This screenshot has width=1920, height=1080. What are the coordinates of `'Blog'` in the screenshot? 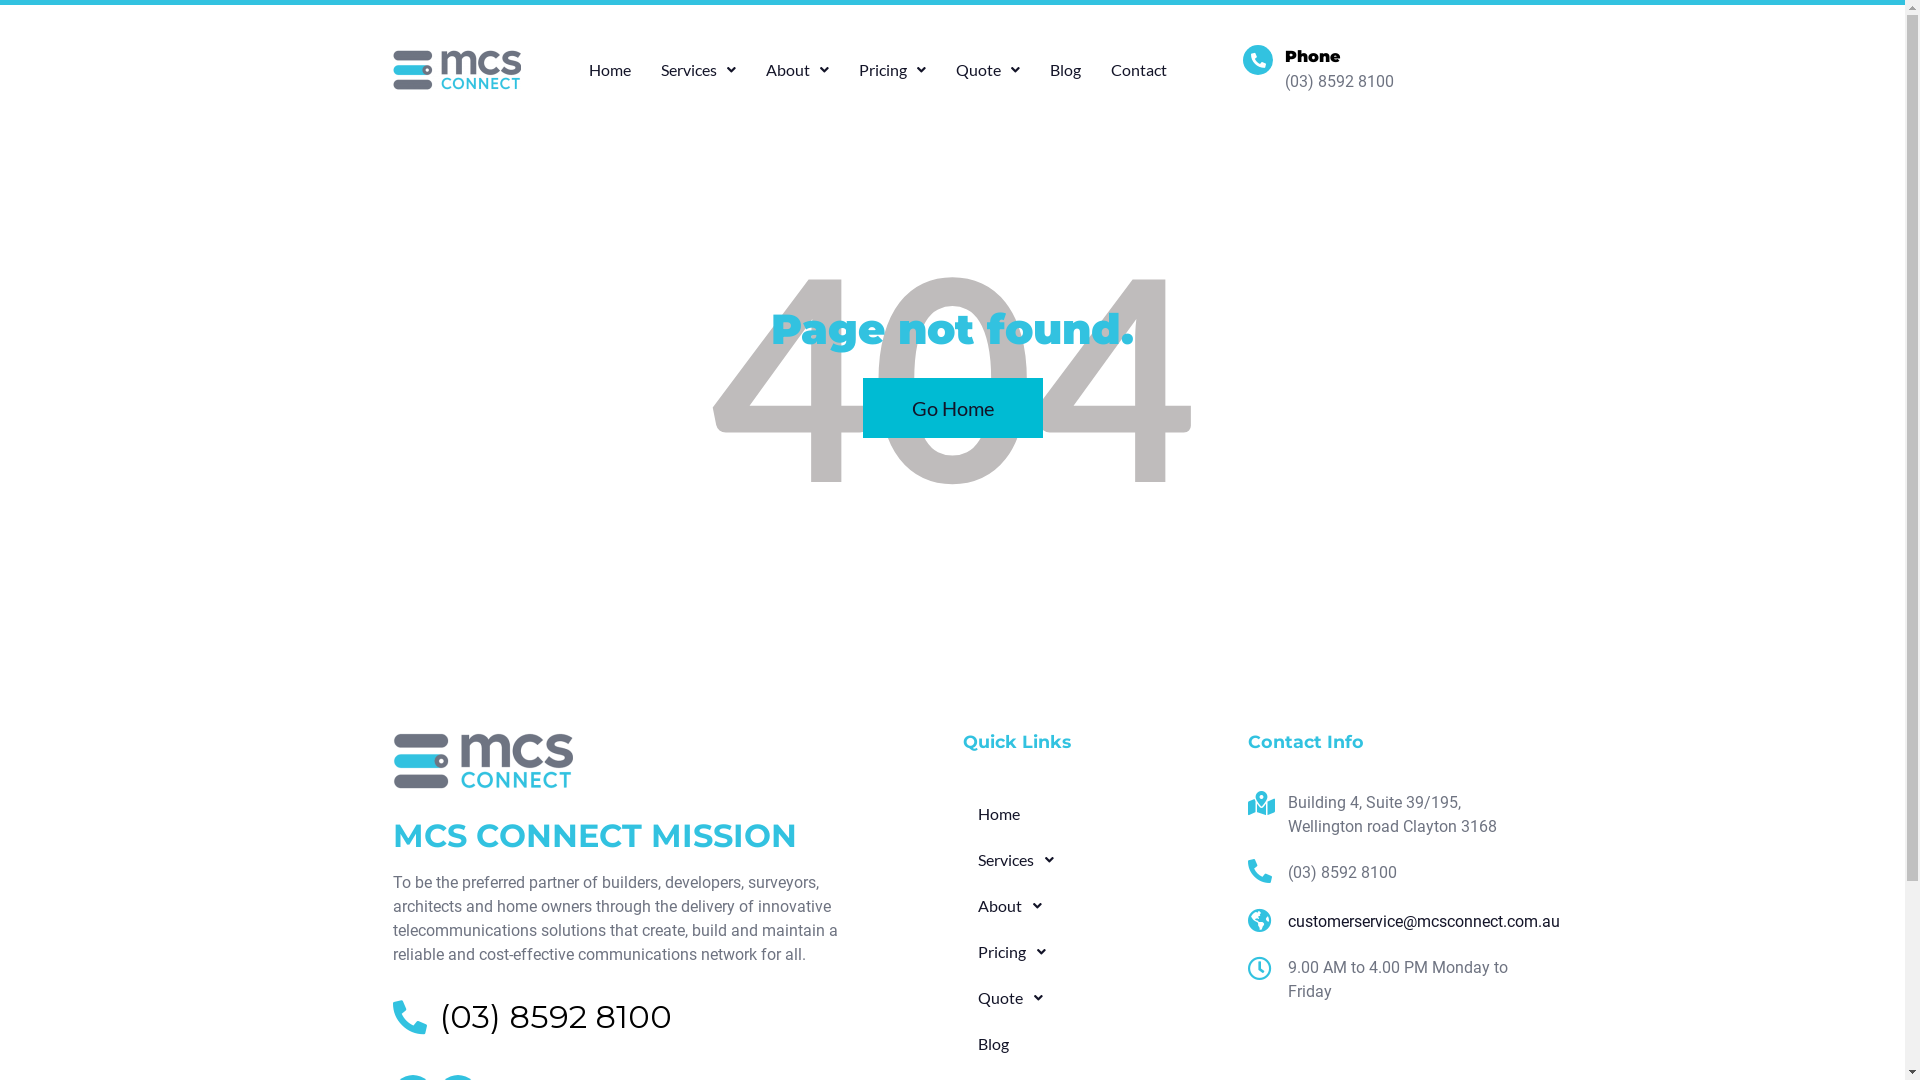 It's located at (1093, 1043).